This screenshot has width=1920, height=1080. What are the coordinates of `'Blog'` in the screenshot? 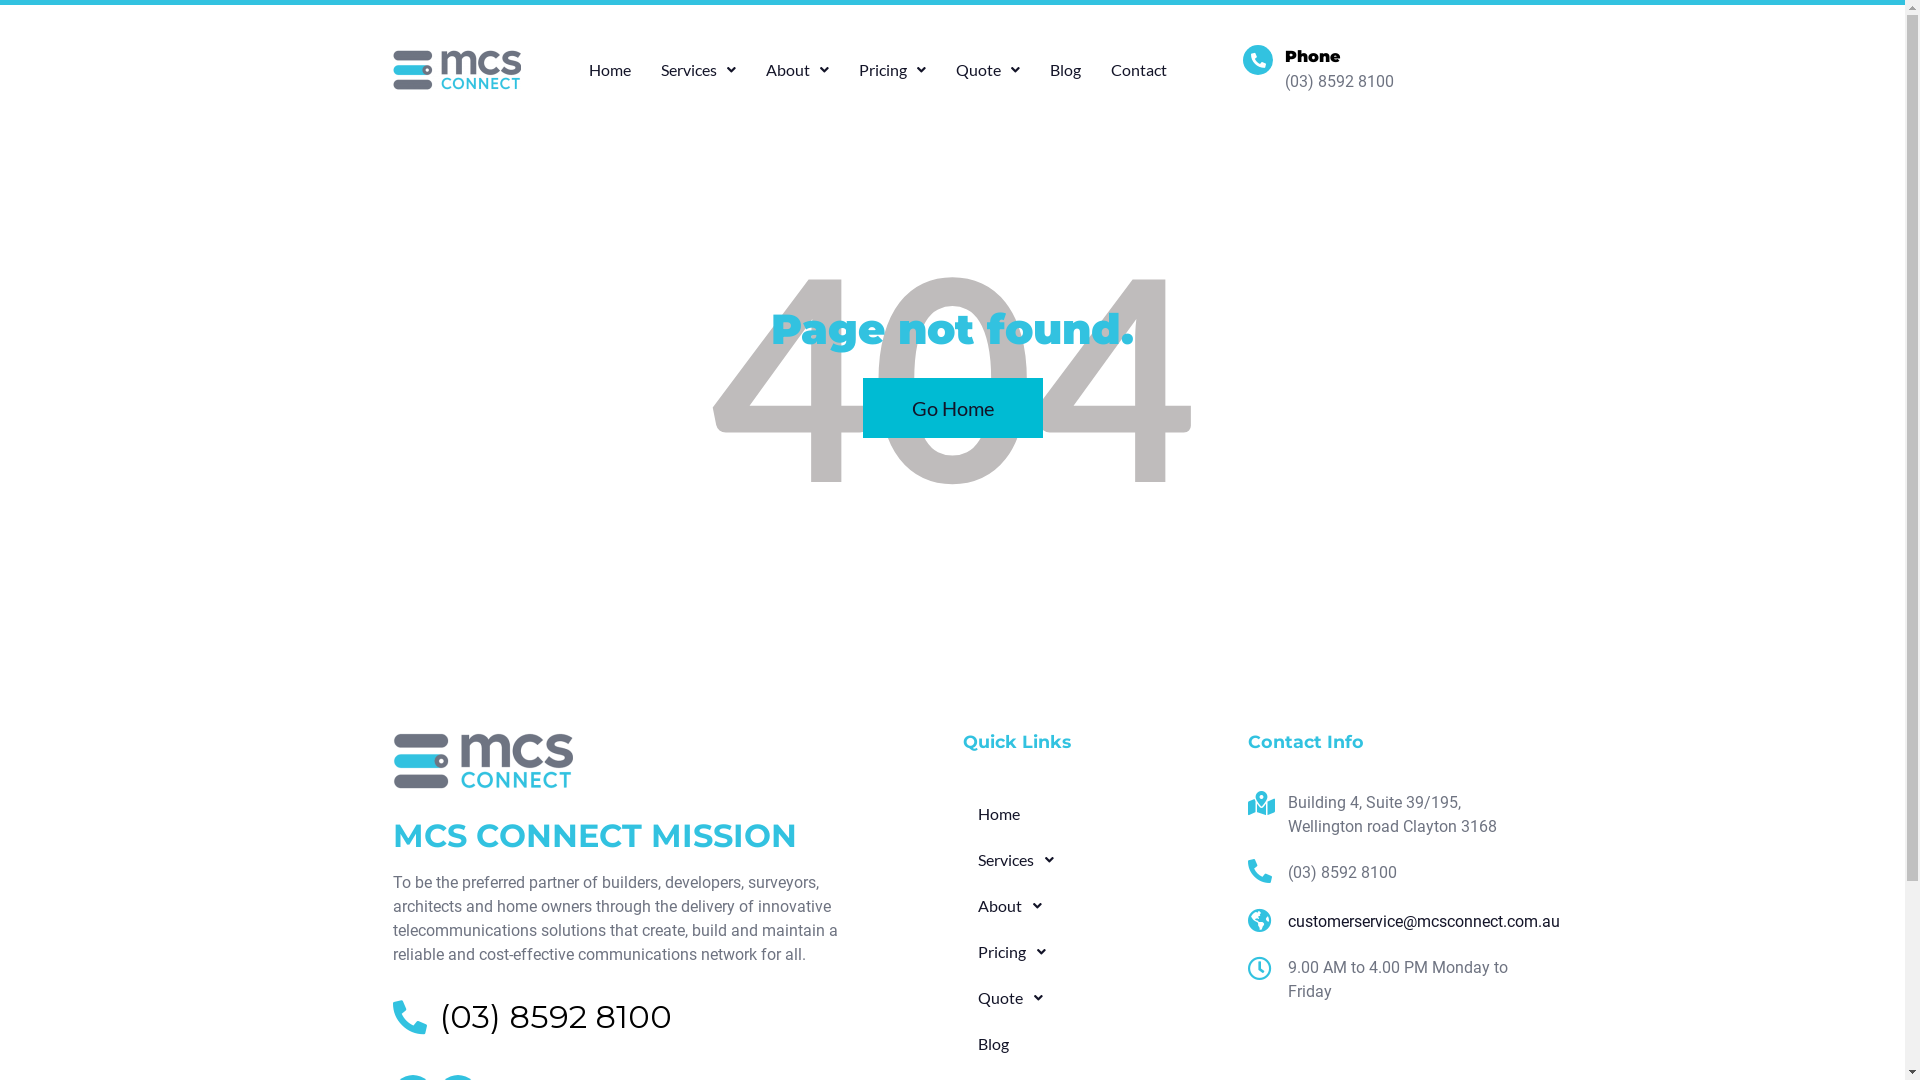 It's located at (1093, 1043).